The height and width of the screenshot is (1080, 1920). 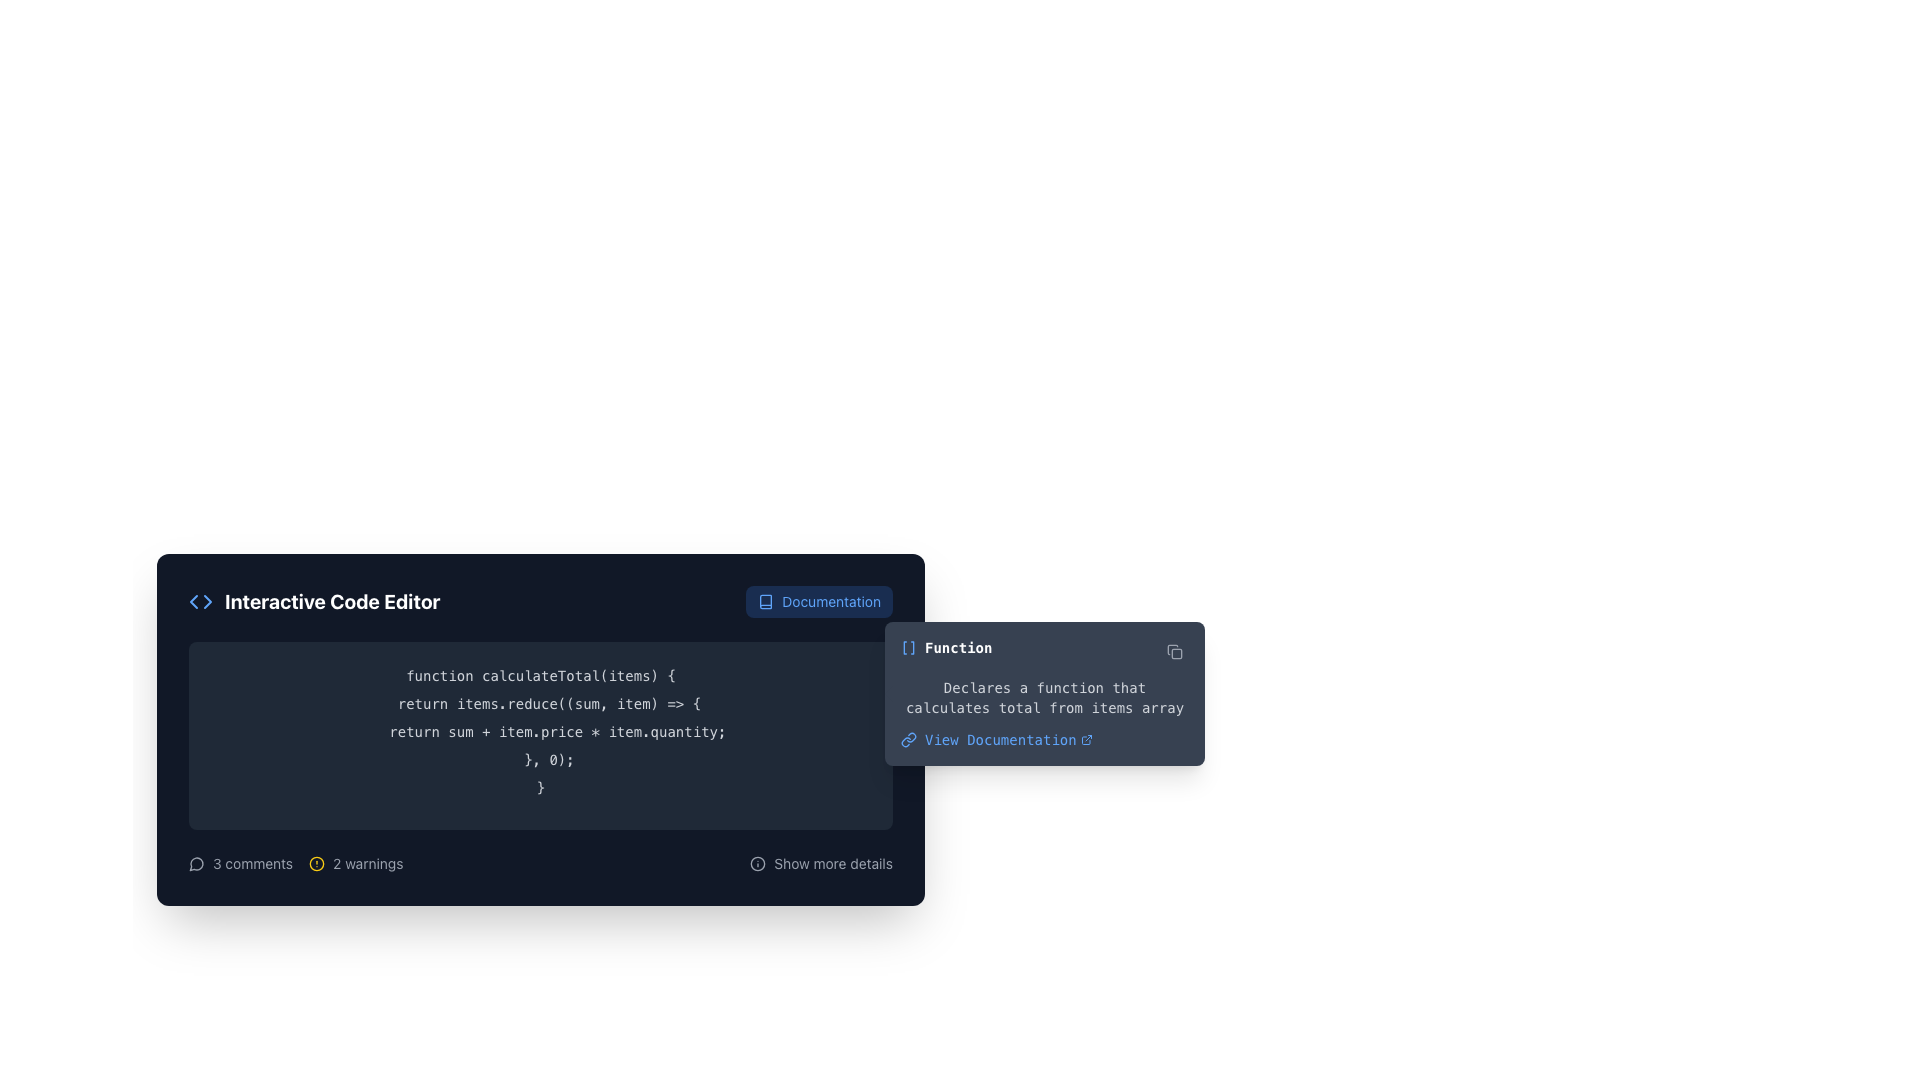 What do you see at coordinates (541, 786) in the screenshot?
I see `closing curly bracket ('}') displayed in a monospaced font style, which is part of a code block and serves as a terminator for a function definition in the code editor area` at bounding box center [541, 786].